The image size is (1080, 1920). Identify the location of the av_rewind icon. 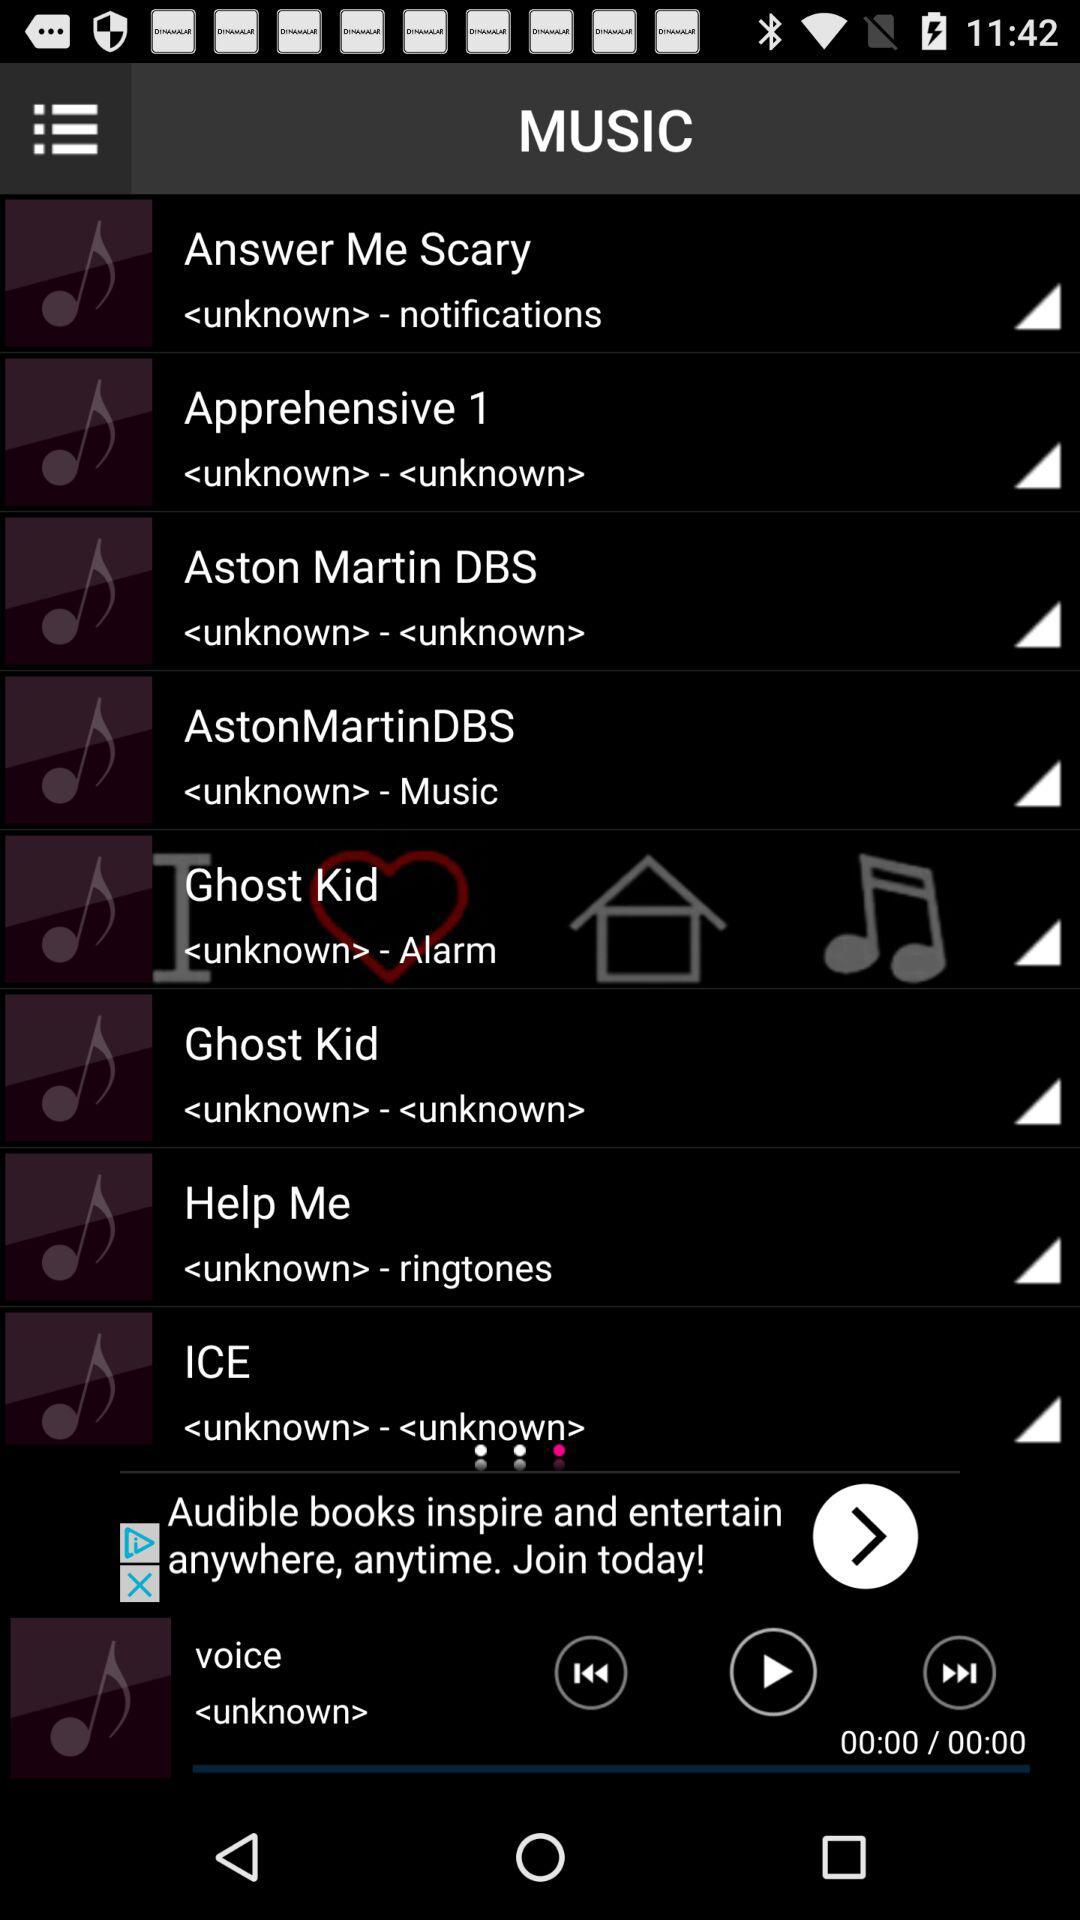
(575, 1799).